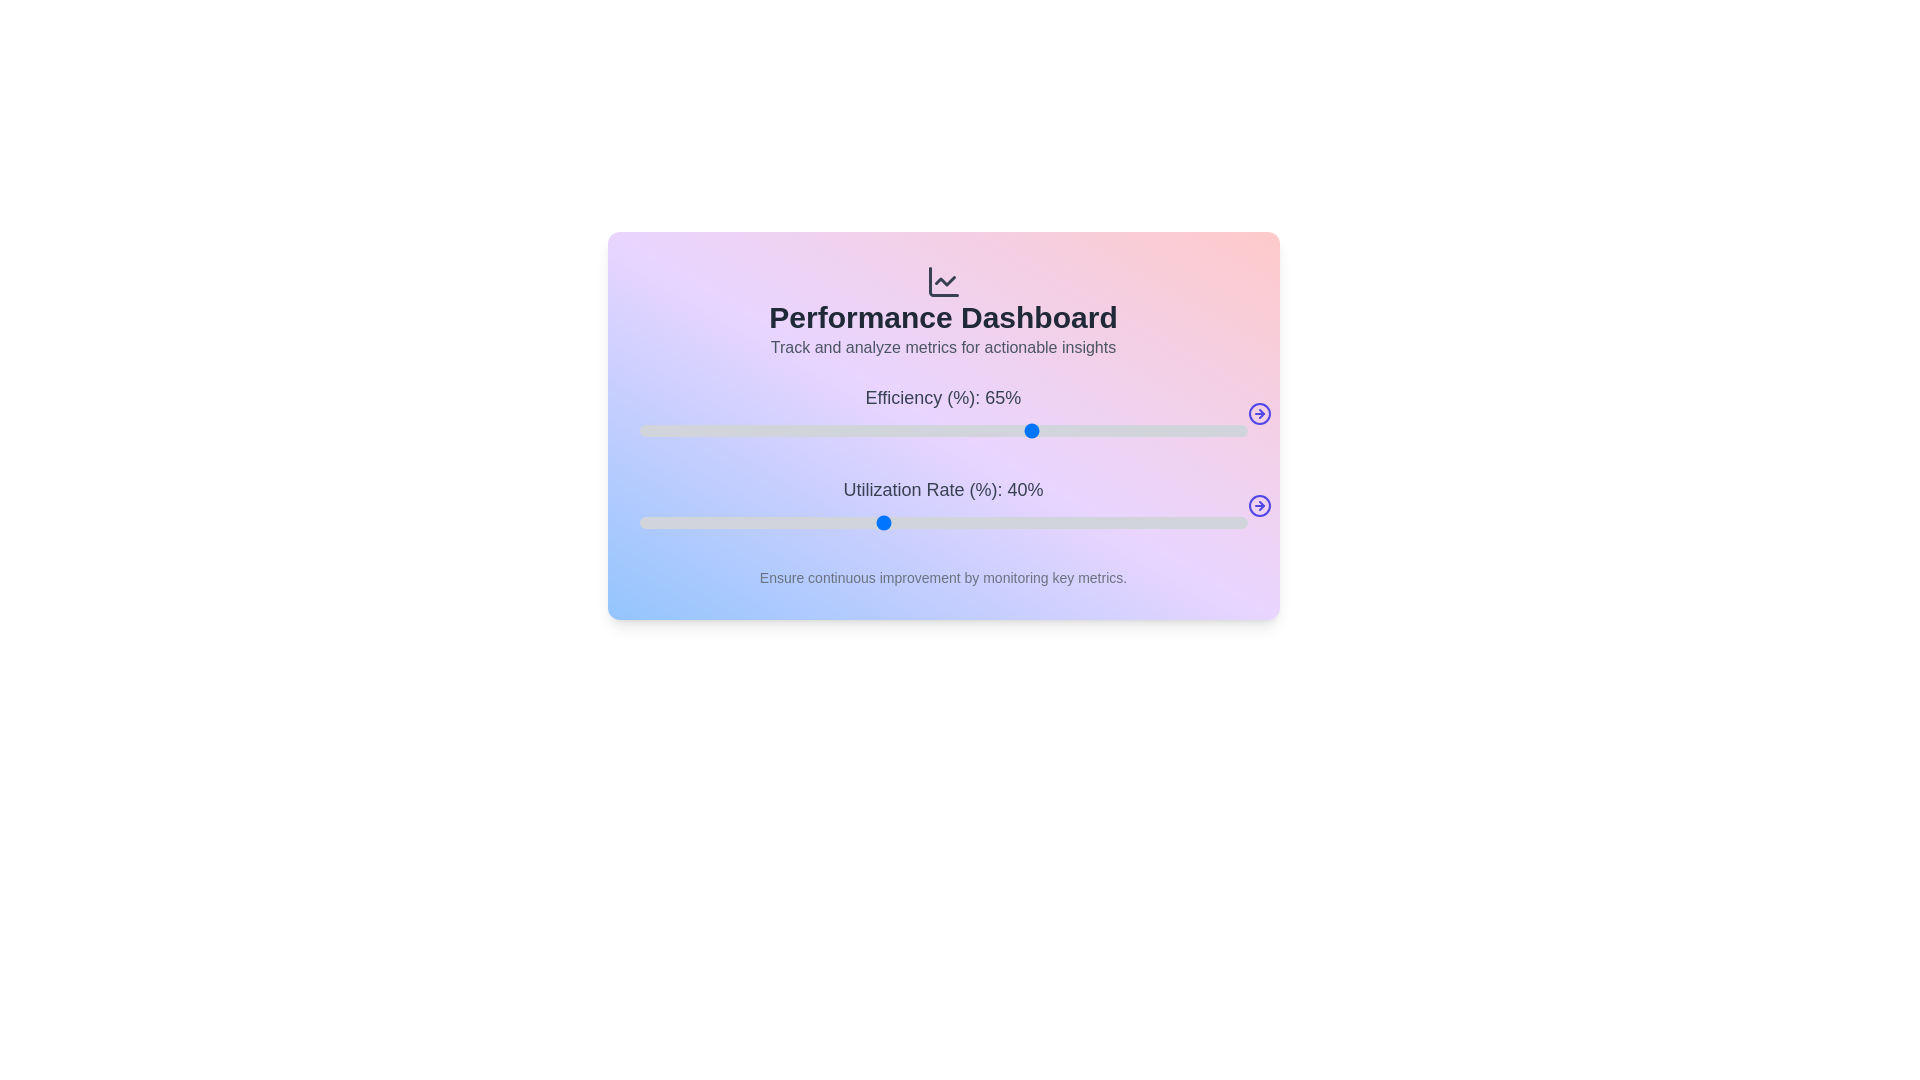 This screenshot has width=1920, height=1080. I want to click on arrow icon next to the Efficiency slider to display its current value, so click(1258, 412).